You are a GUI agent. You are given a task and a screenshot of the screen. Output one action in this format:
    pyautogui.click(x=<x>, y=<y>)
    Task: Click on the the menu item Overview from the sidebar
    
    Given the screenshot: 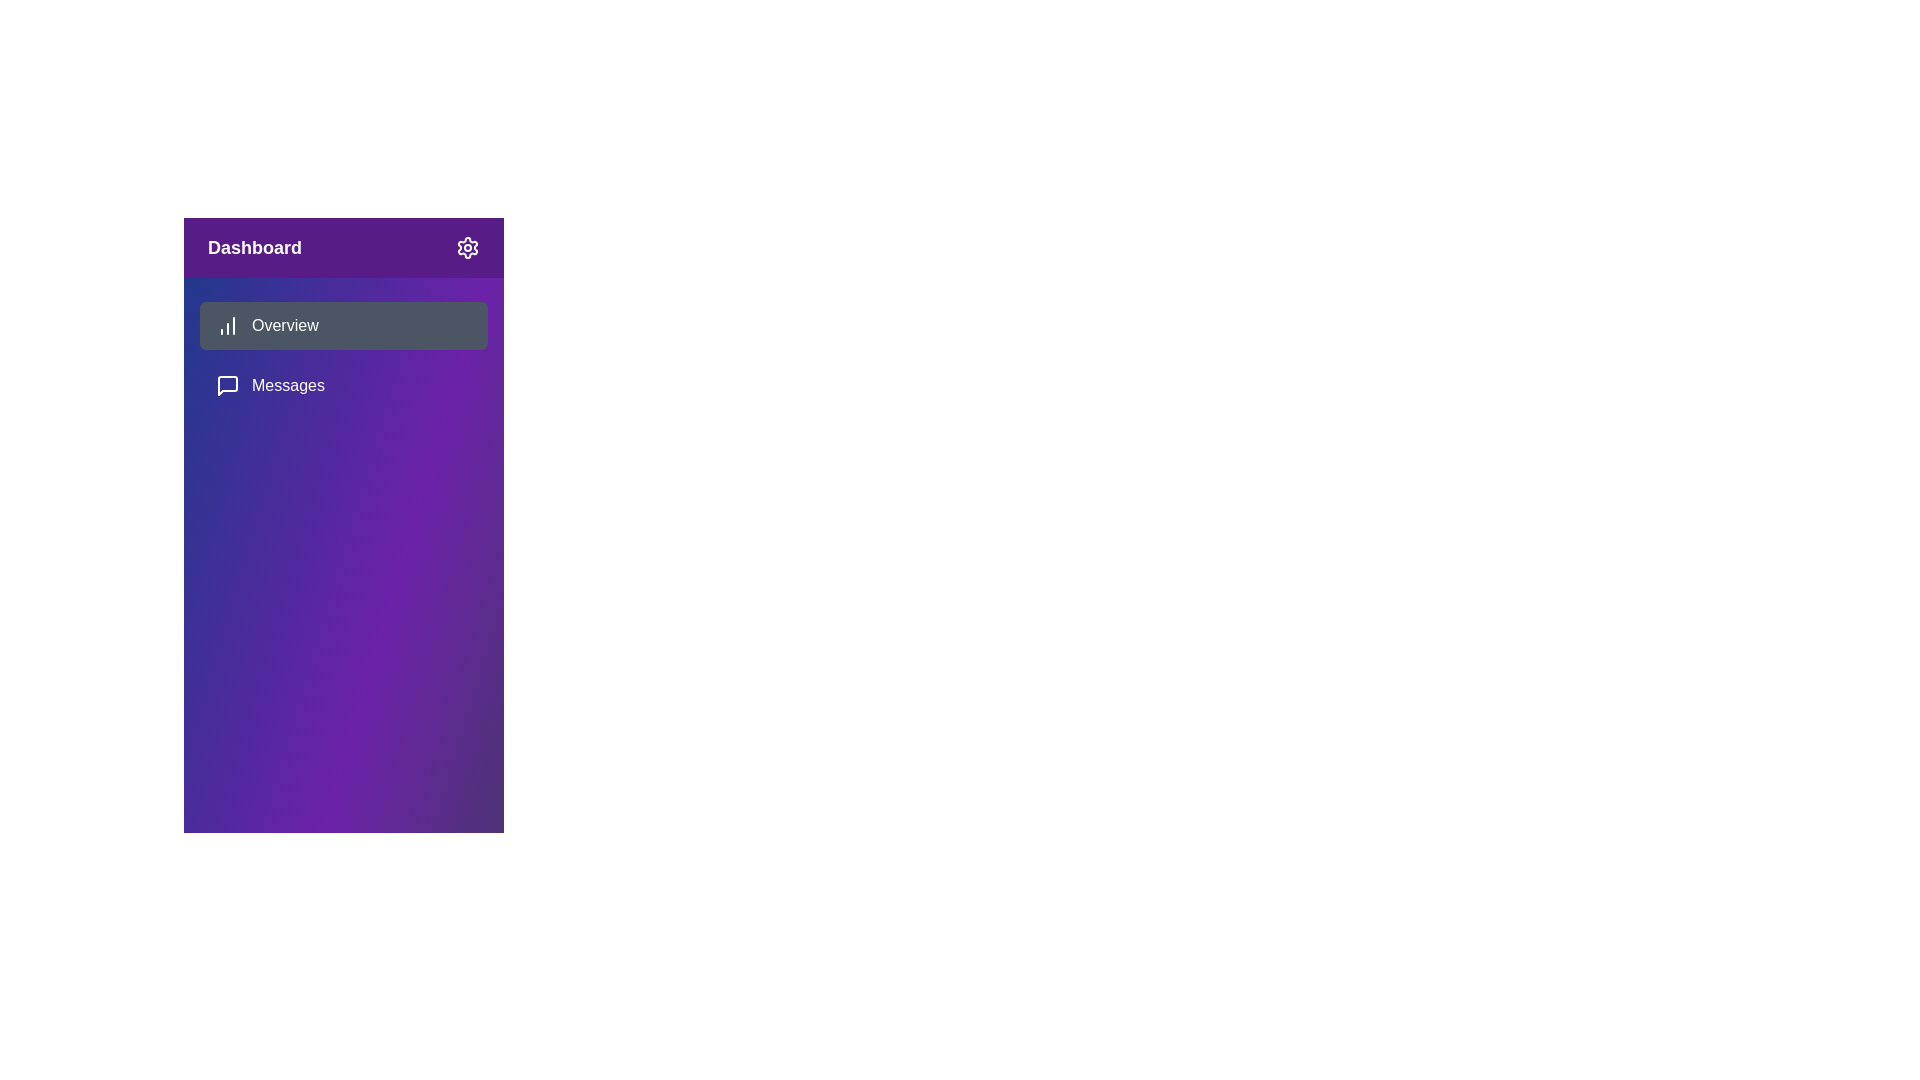 What is the action you would take?
    pyautogui.click(x=344, y=325)
    